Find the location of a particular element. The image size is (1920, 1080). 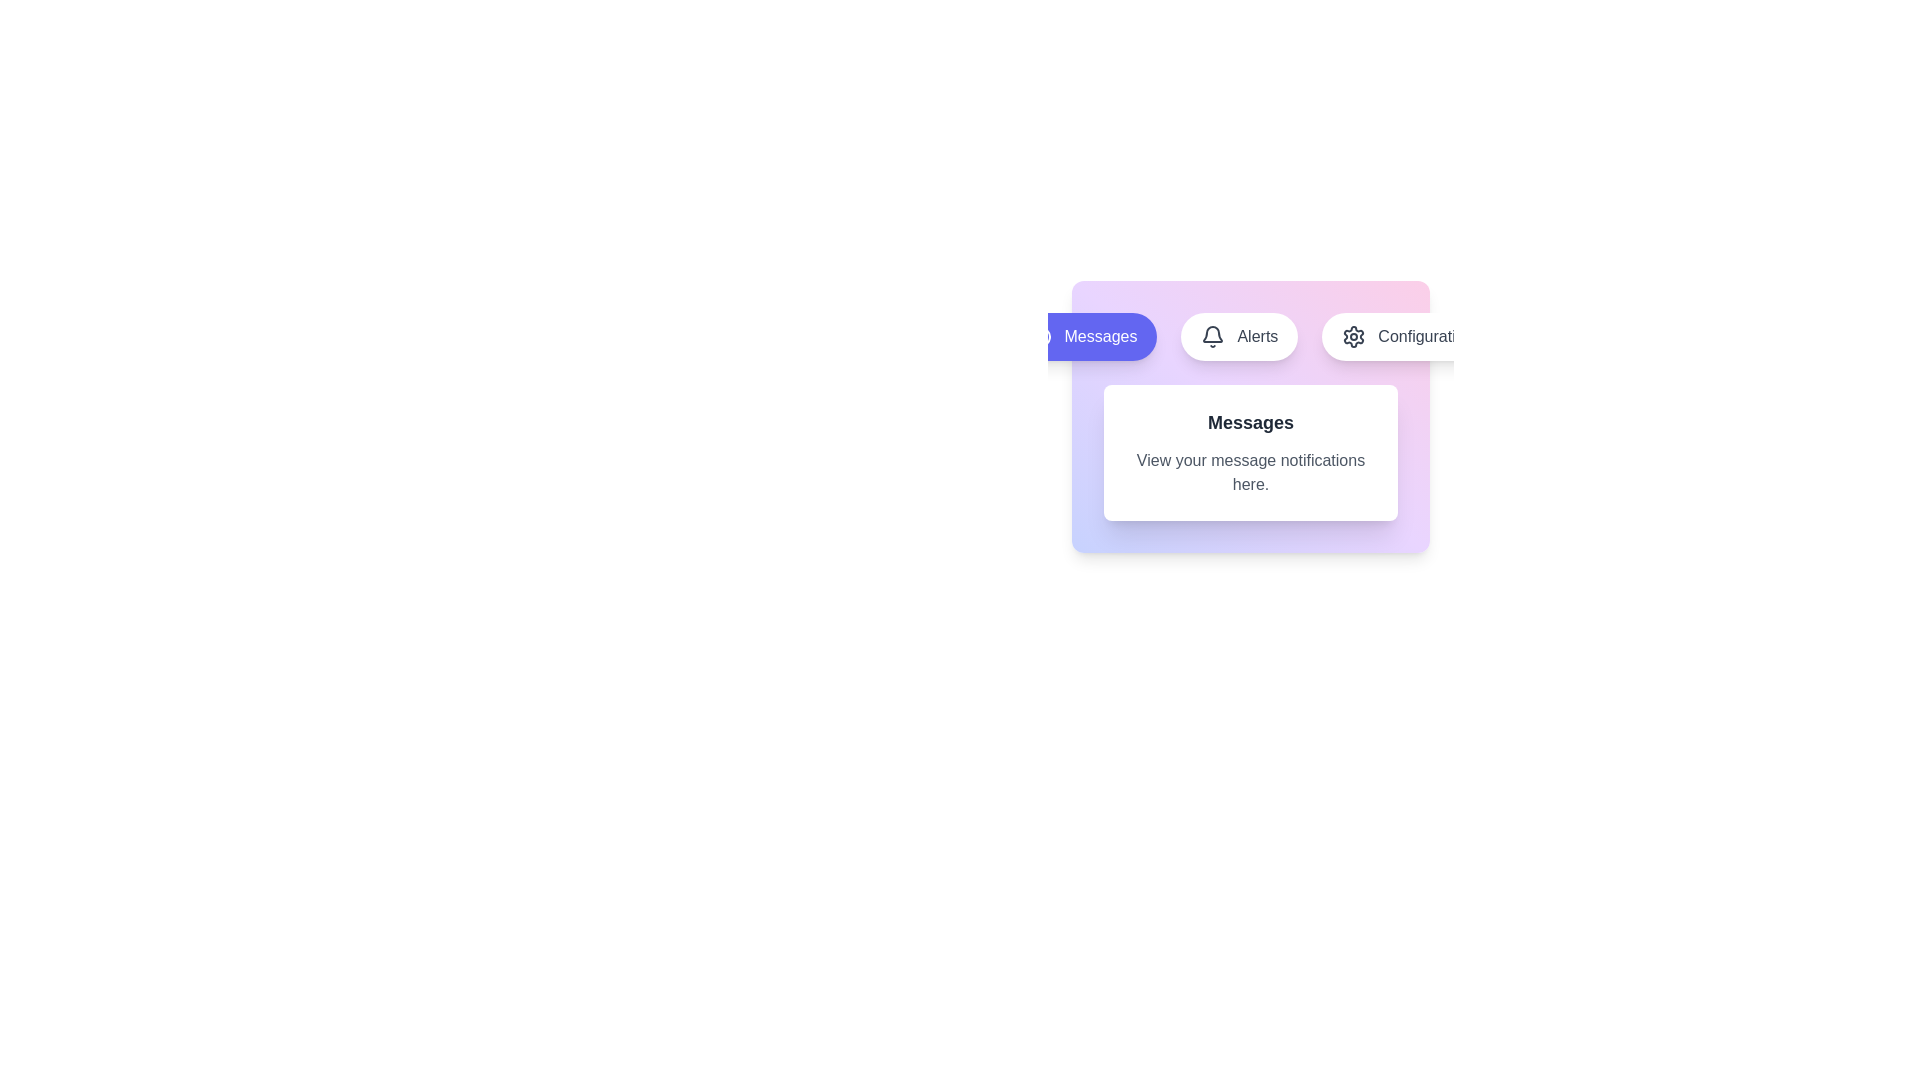

the Messages tab is located at coordinates (1081, 335).